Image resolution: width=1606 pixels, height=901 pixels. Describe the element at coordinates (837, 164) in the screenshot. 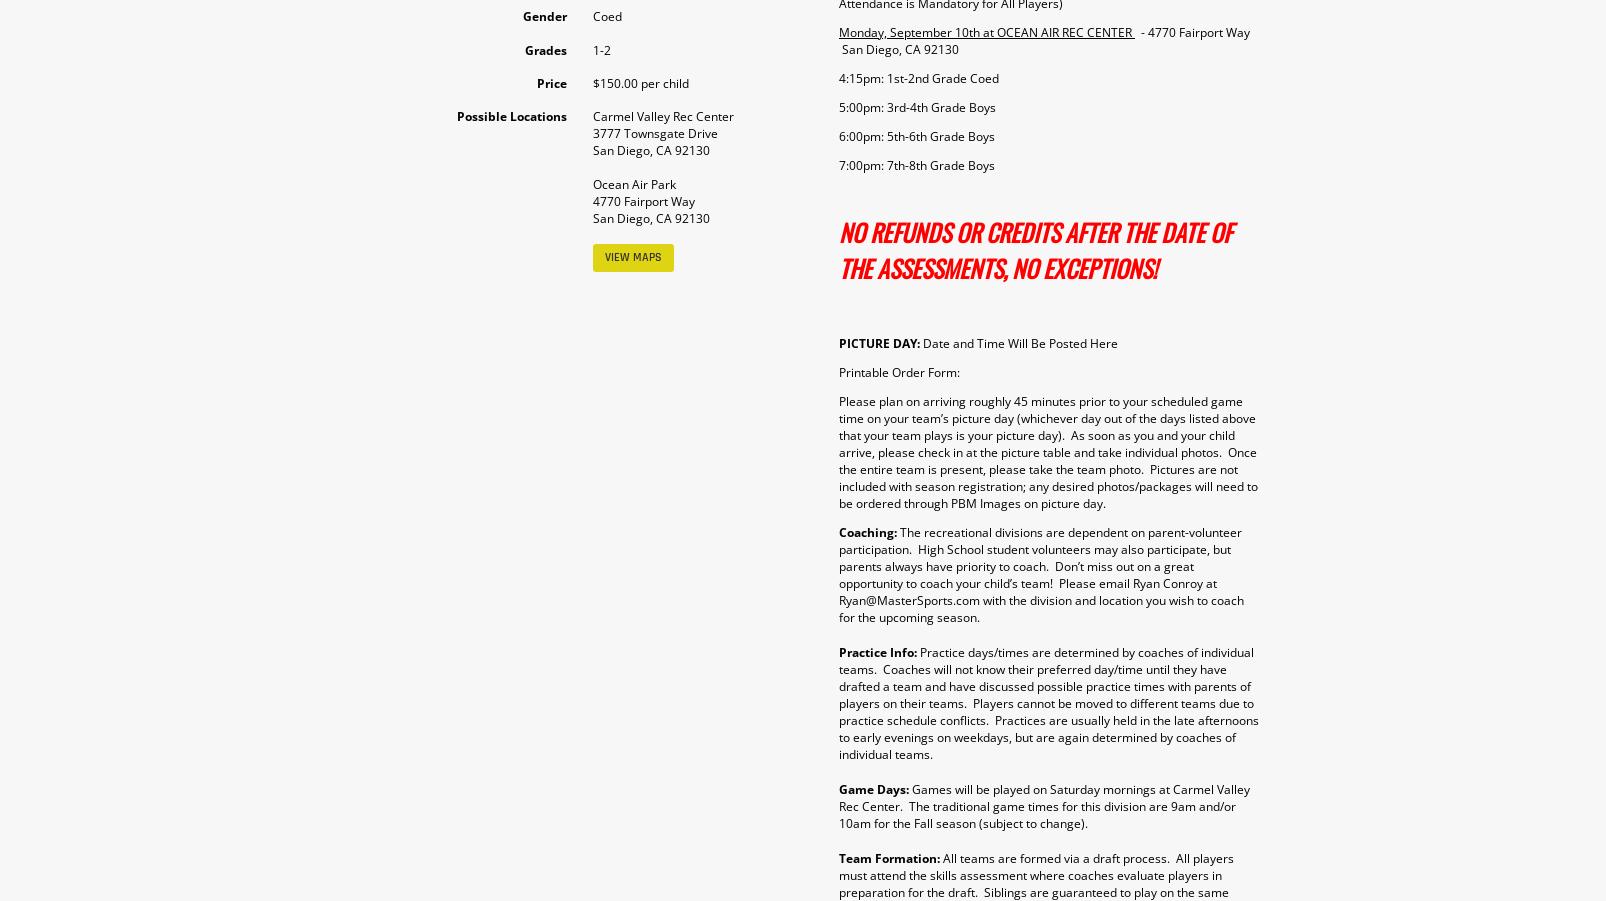

I see `'7:00pm: 7th-8th Grade Boys'` at that location.